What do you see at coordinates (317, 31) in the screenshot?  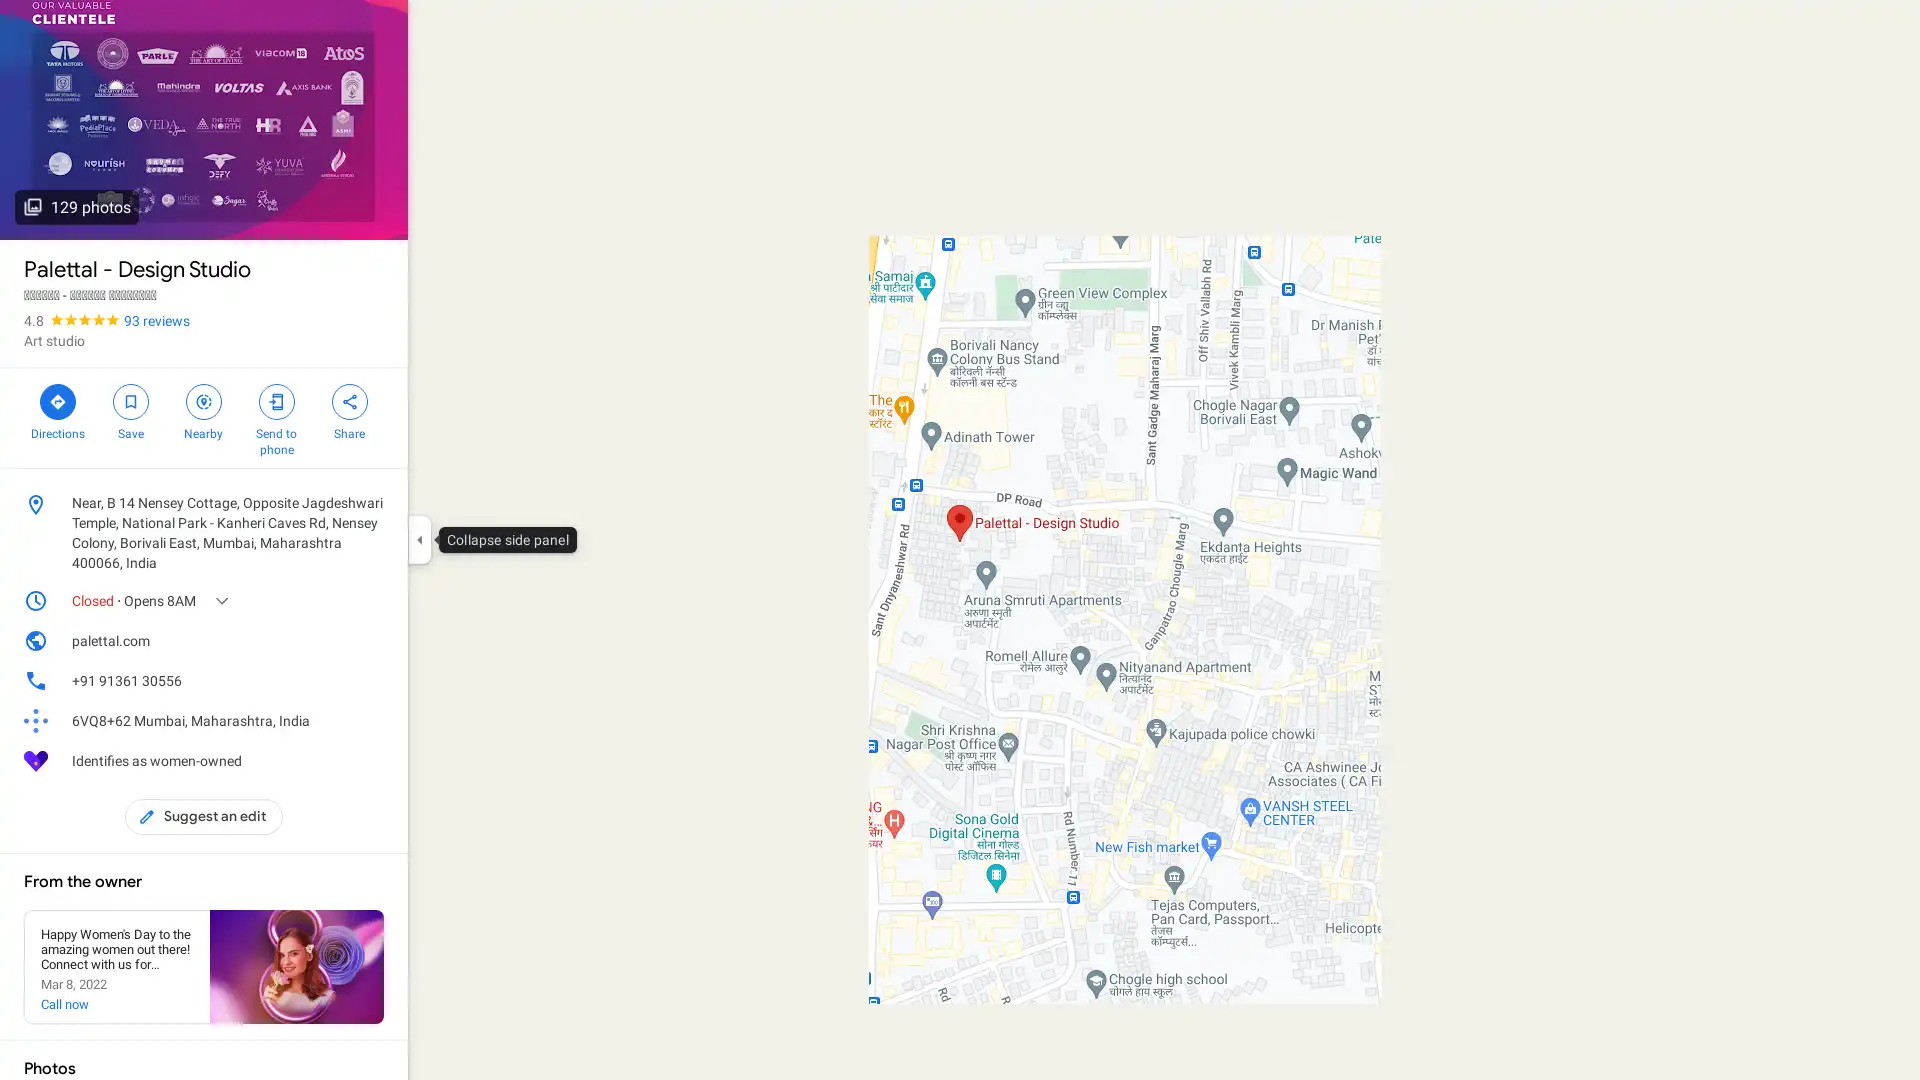 I see `Search` at bounding box center [317, 31].